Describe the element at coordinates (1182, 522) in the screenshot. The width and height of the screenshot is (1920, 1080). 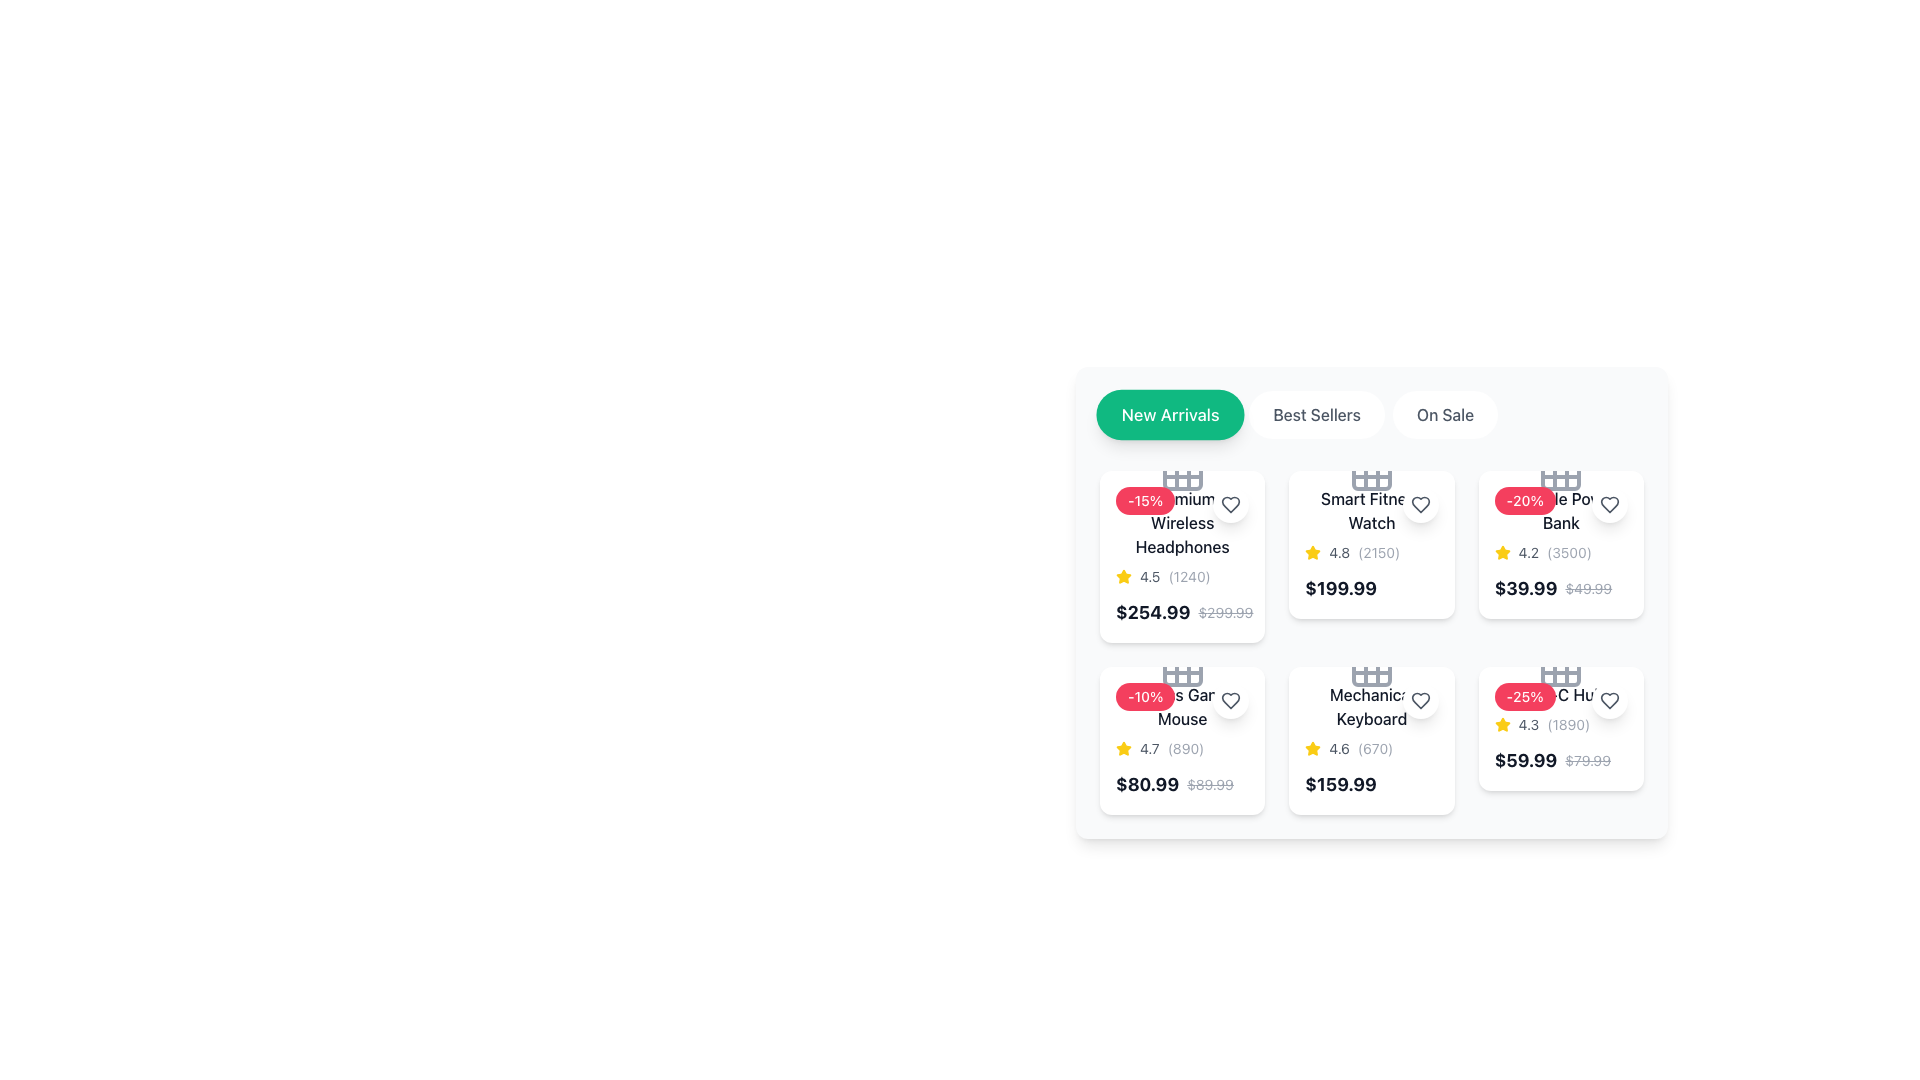
I see `the product name text label located at the top of the product card, below the discount badge and above the rating and price details` at that location.